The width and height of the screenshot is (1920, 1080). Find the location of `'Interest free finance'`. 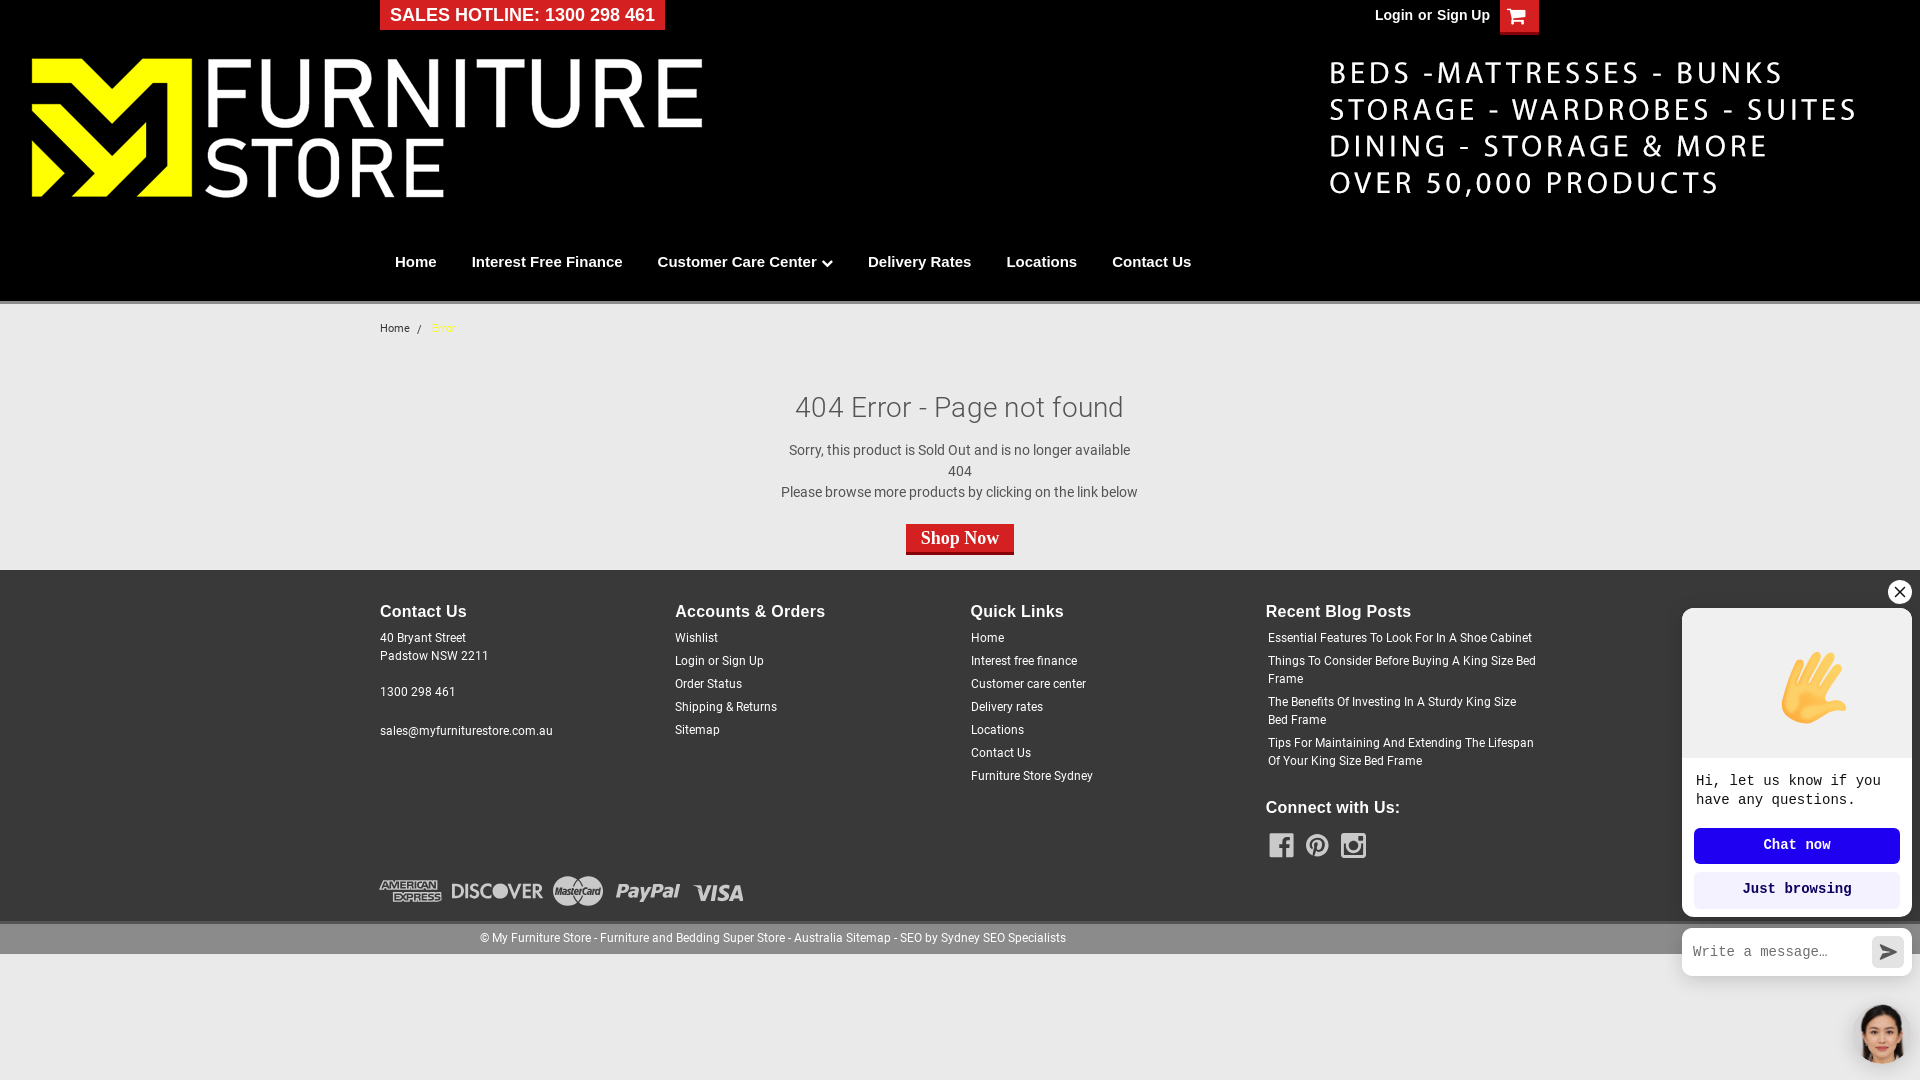

'Interest free finance' is located at coordinates (1022, 660).